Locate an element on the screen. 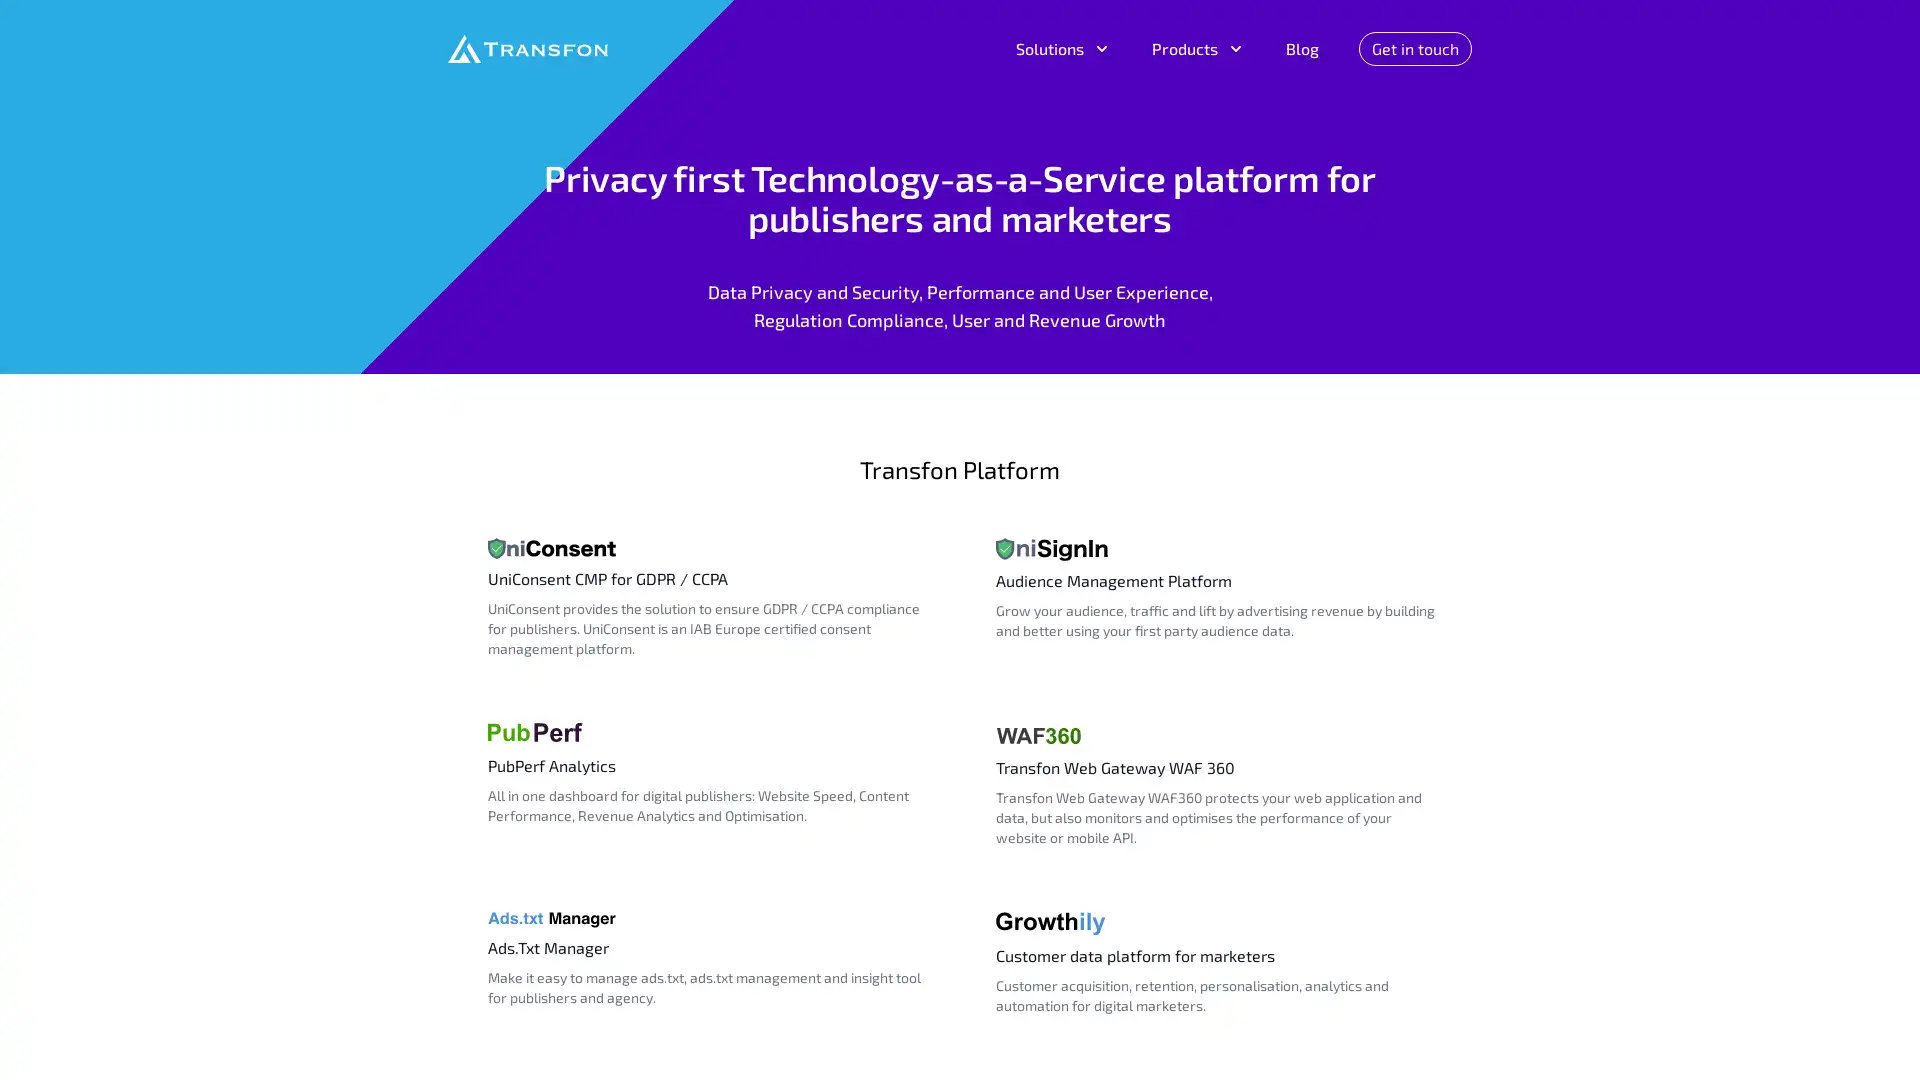  Solutions is located at coordinates (1063, 48).